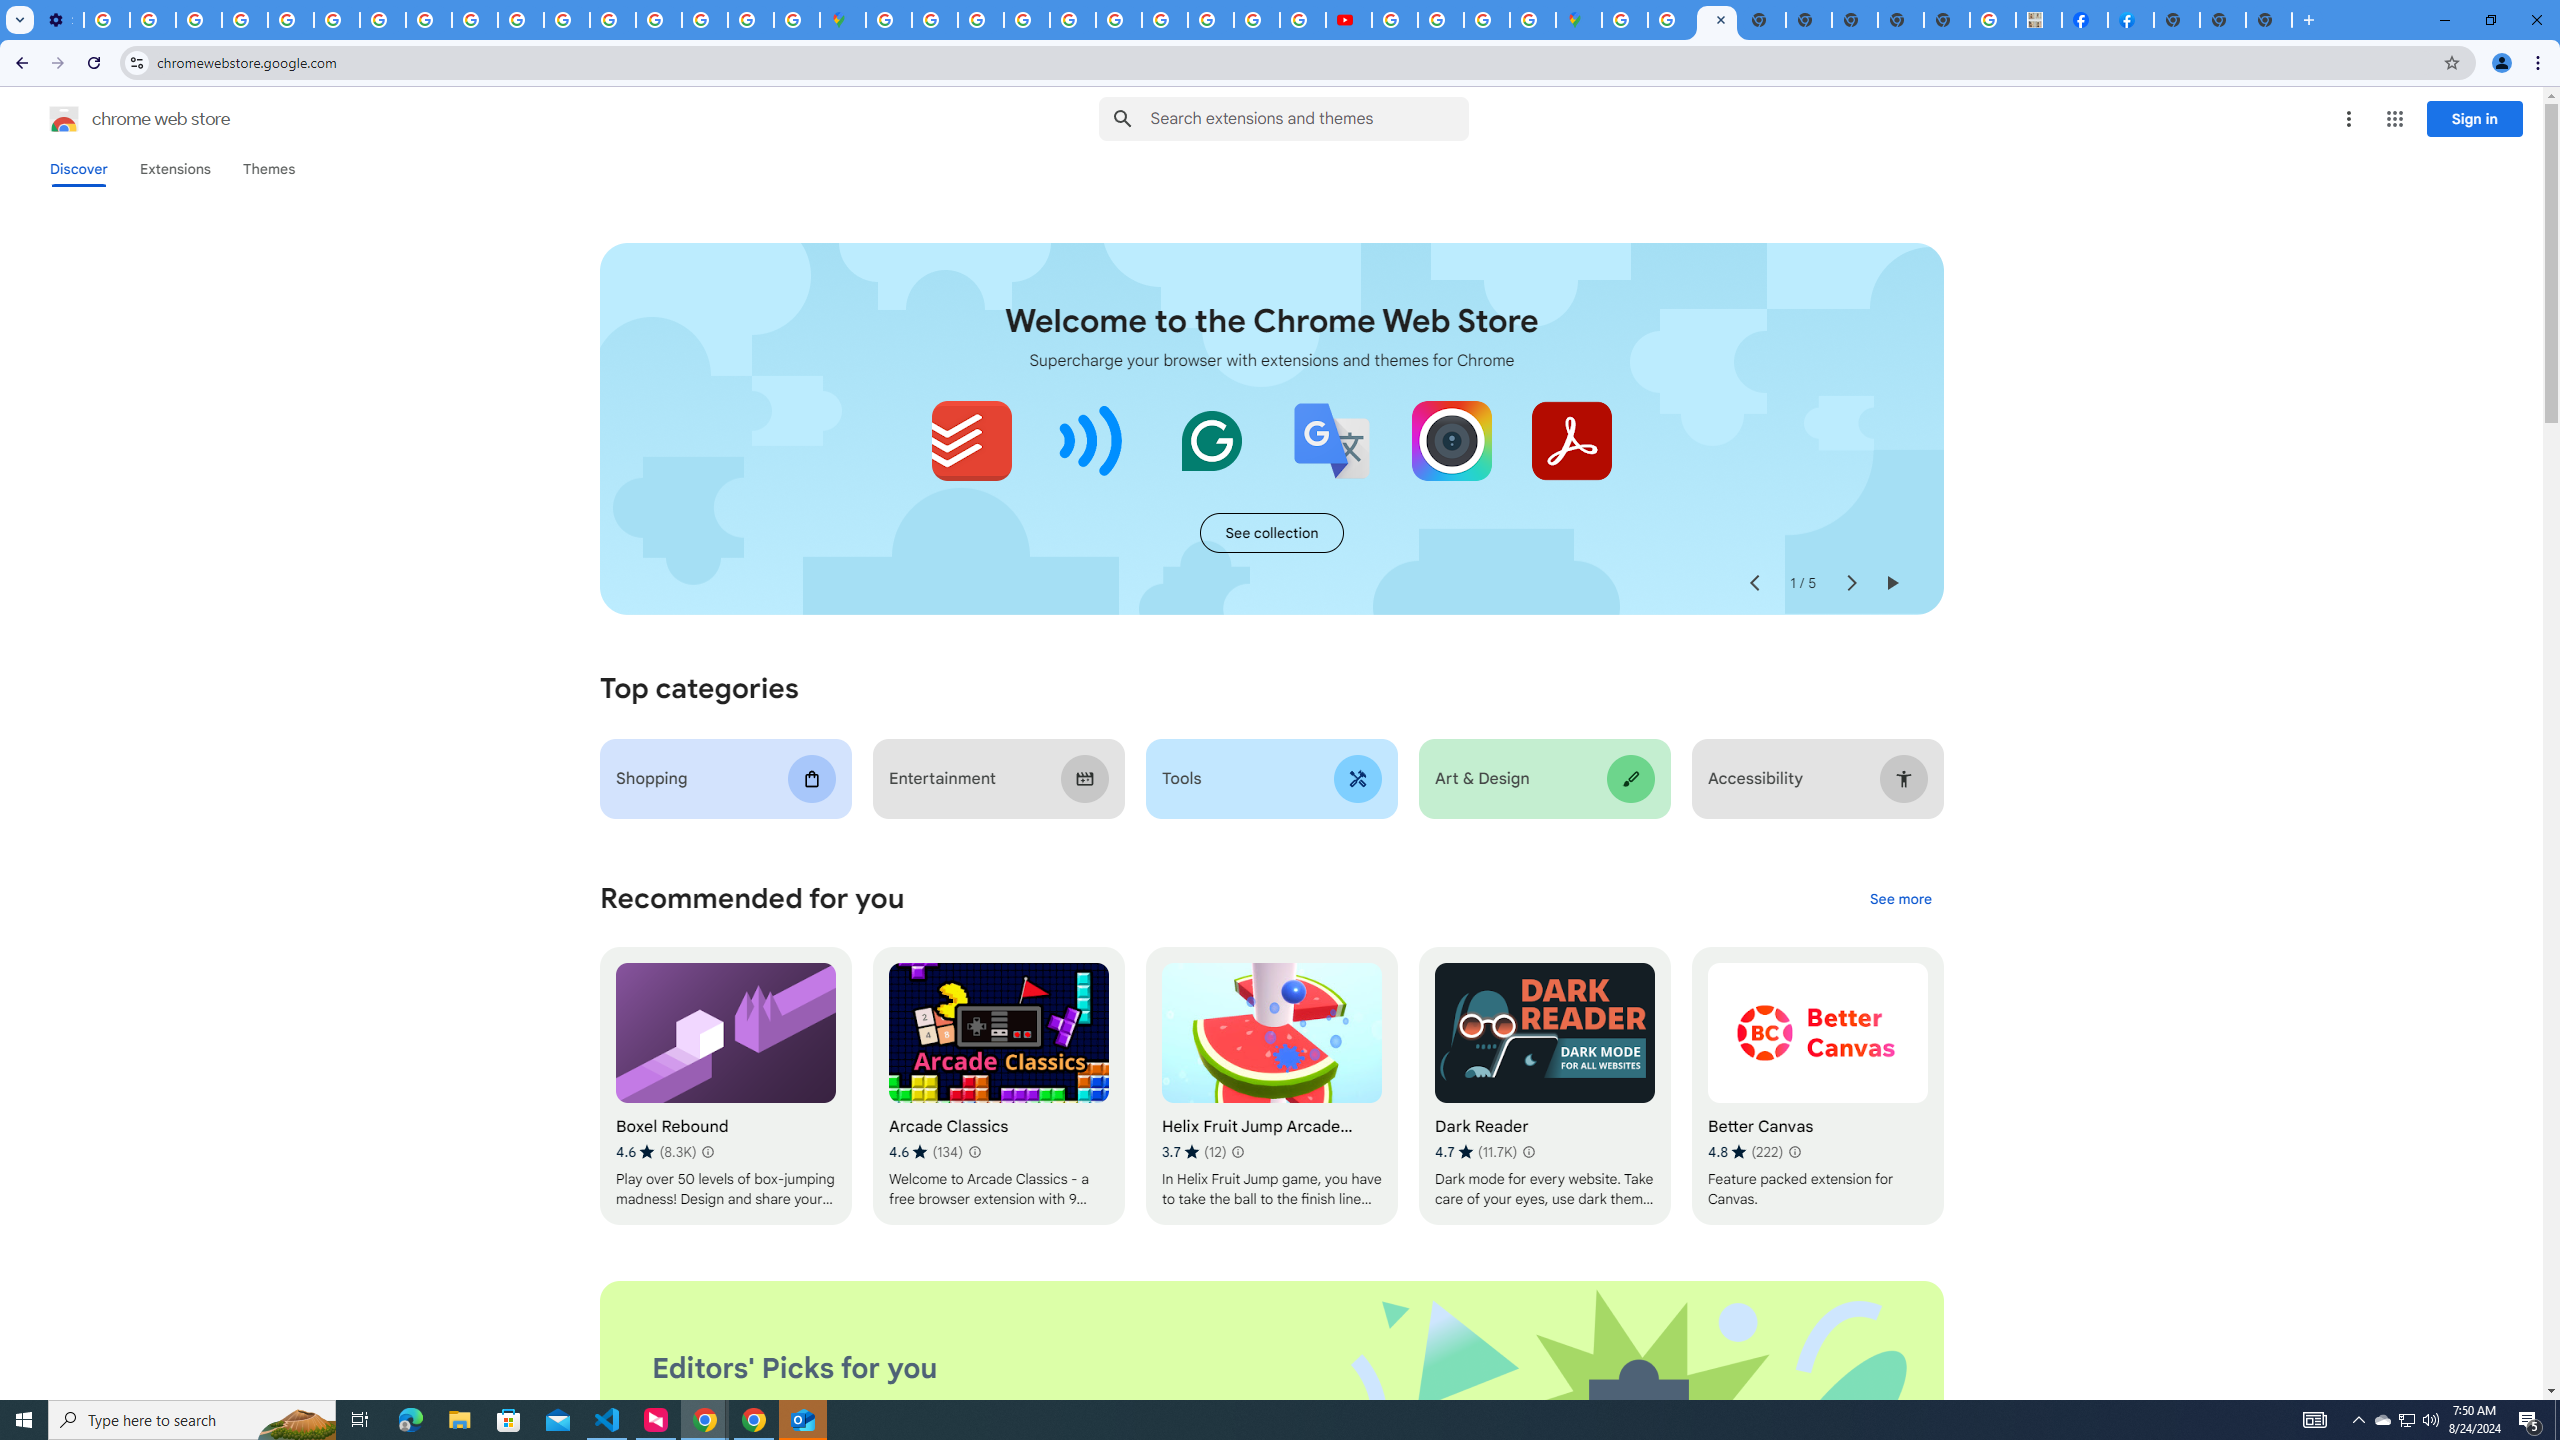 This screenshot has width=2560, height=1440. Describe the element at coordinates (974, 1152) in the screenshot. I see `'Learn more about results and reviews "Arcade Classics"'` at that location.